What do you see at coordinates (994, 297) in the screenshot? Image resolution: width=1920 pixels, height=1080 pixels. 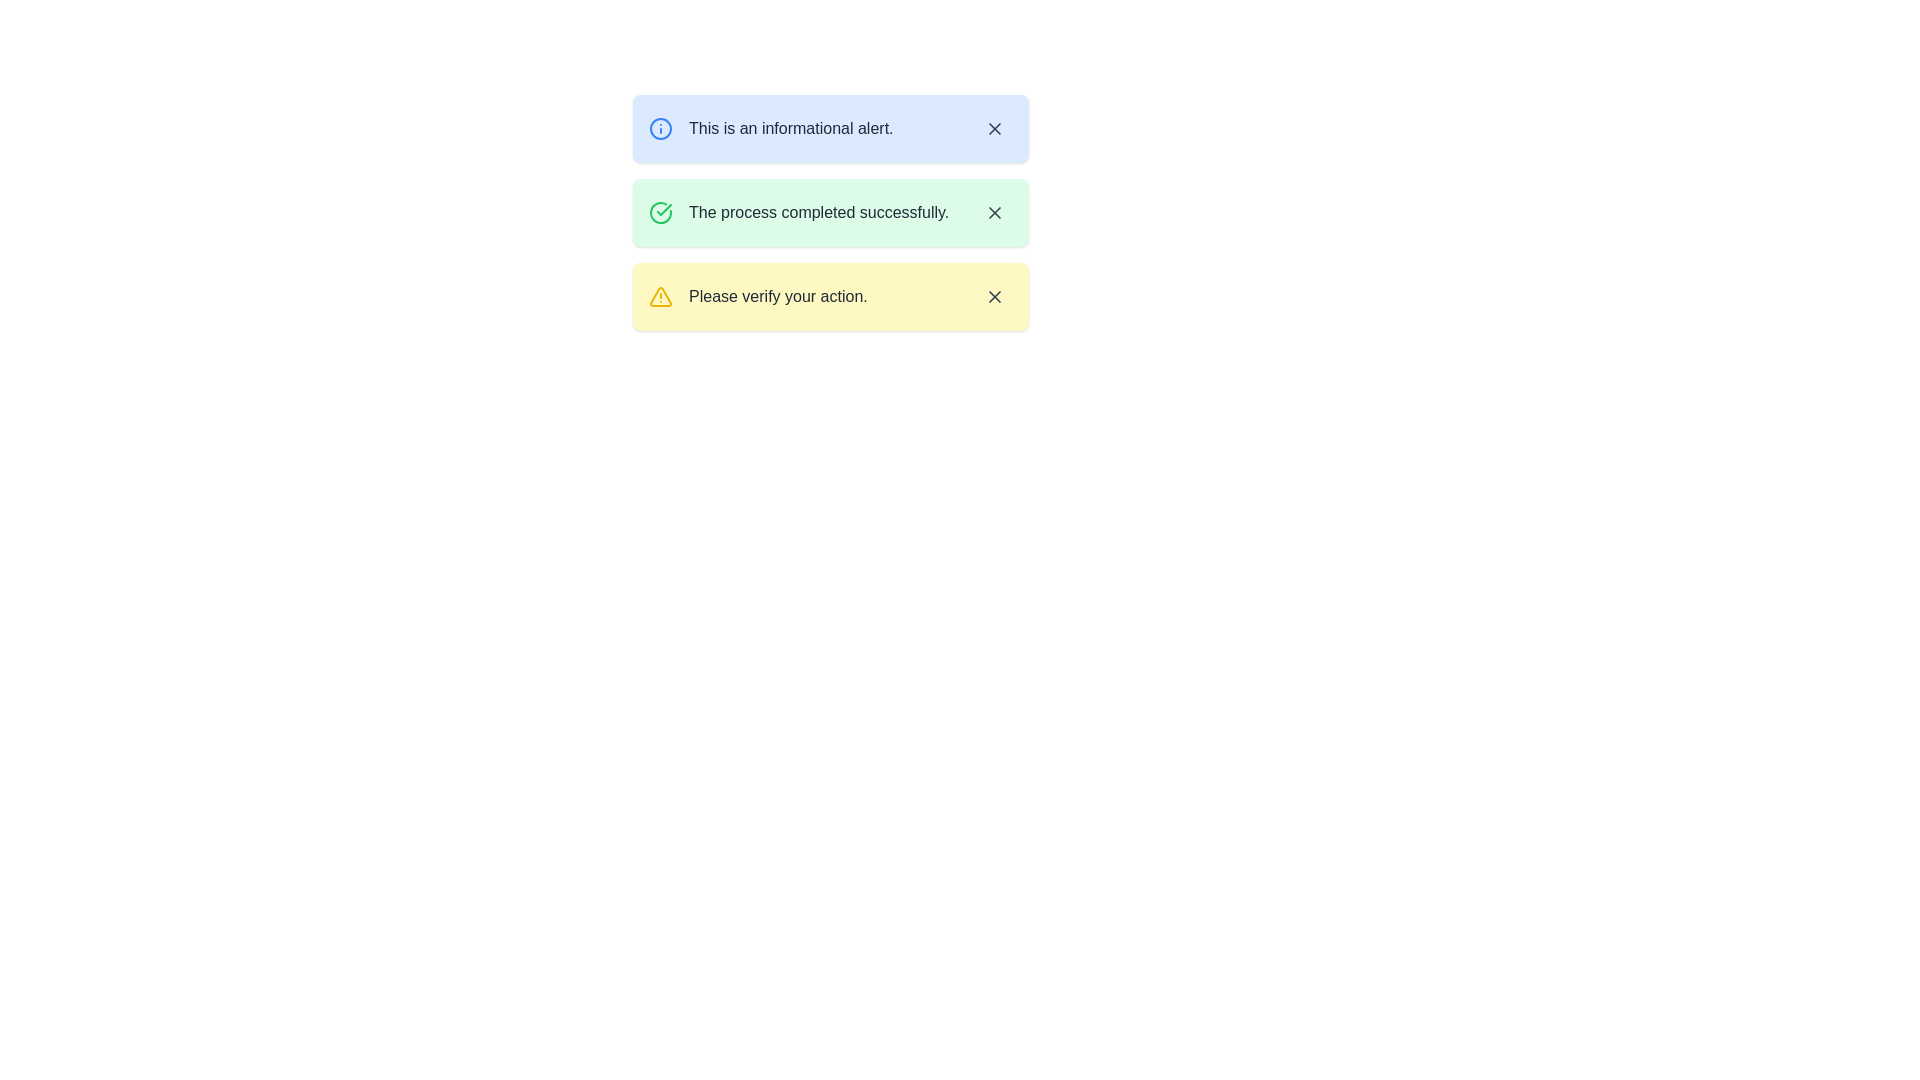 I see `the close button, which is a small 'x' icon located at the far right edge of the yellow notification box` at bounding box center [994, 297].